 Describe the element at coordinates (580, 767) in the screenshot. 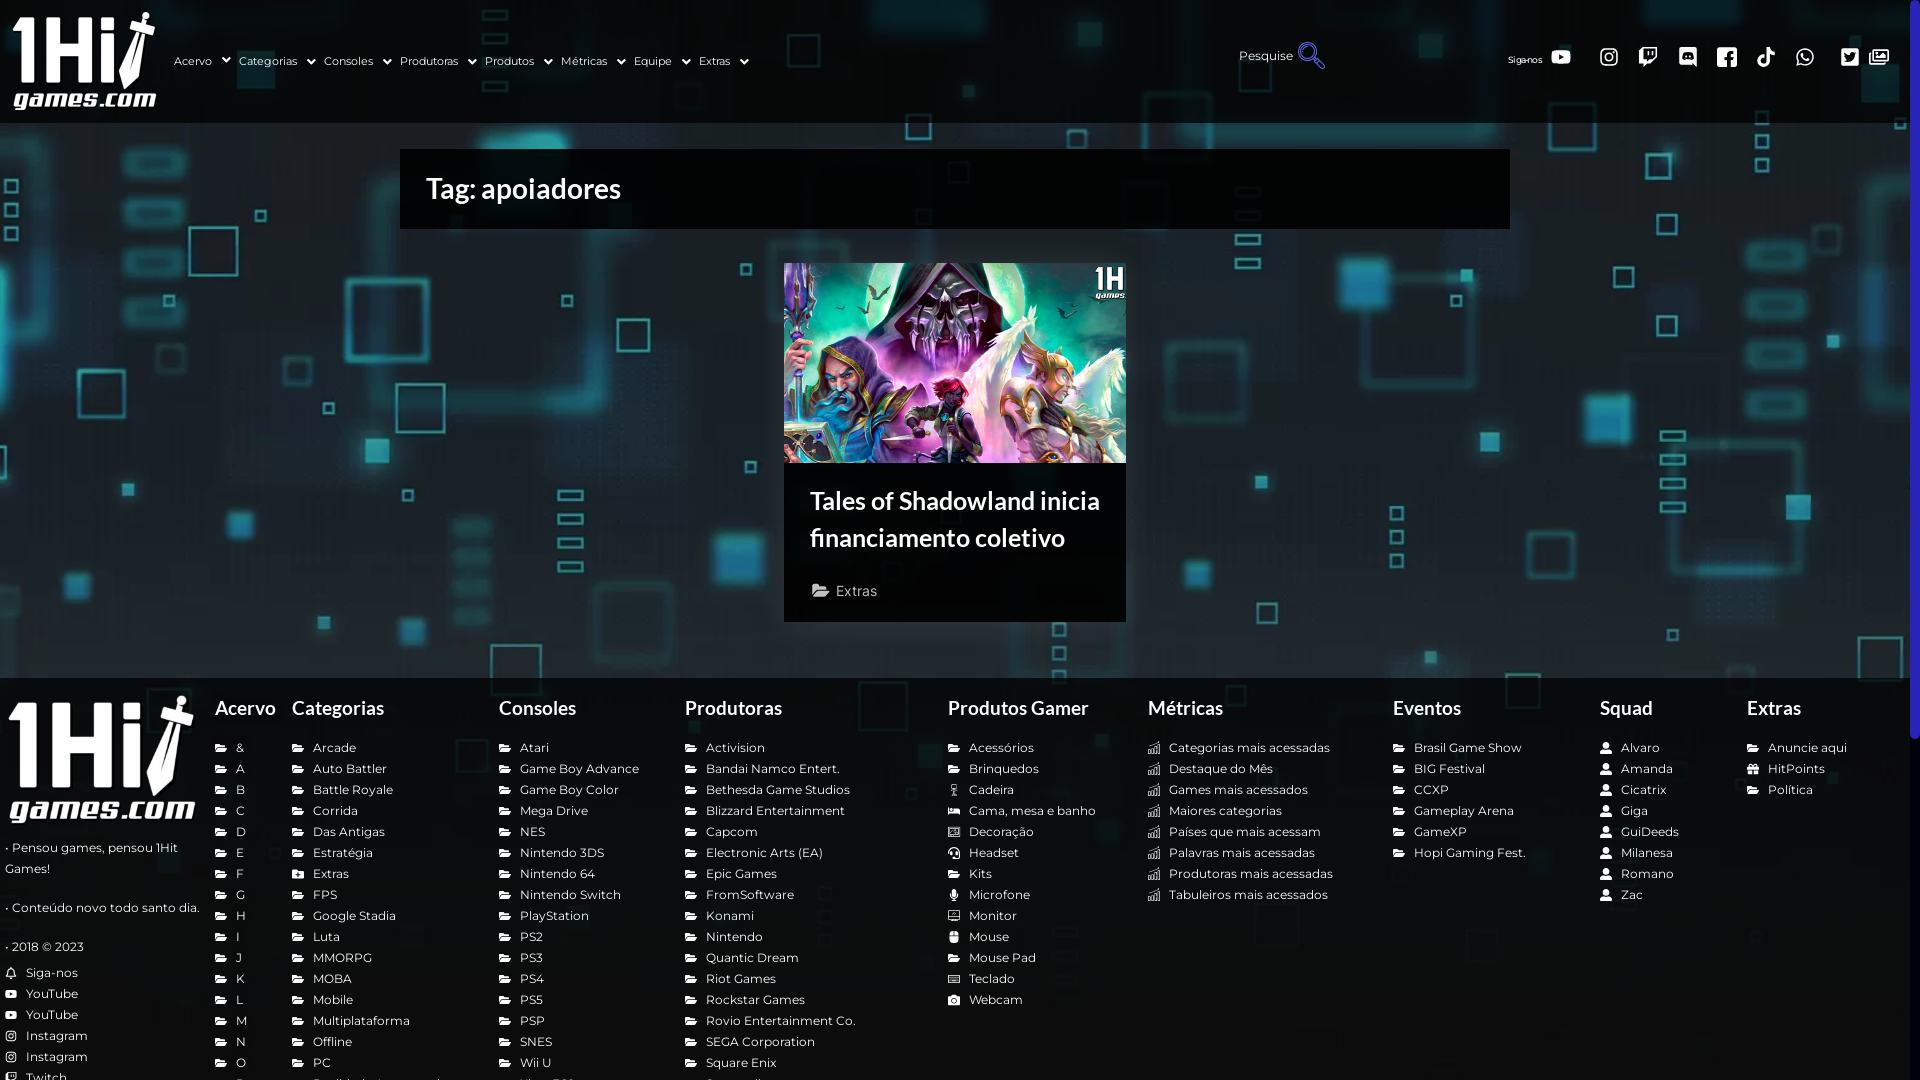

I see `'Game Boy Advance'` at that location.